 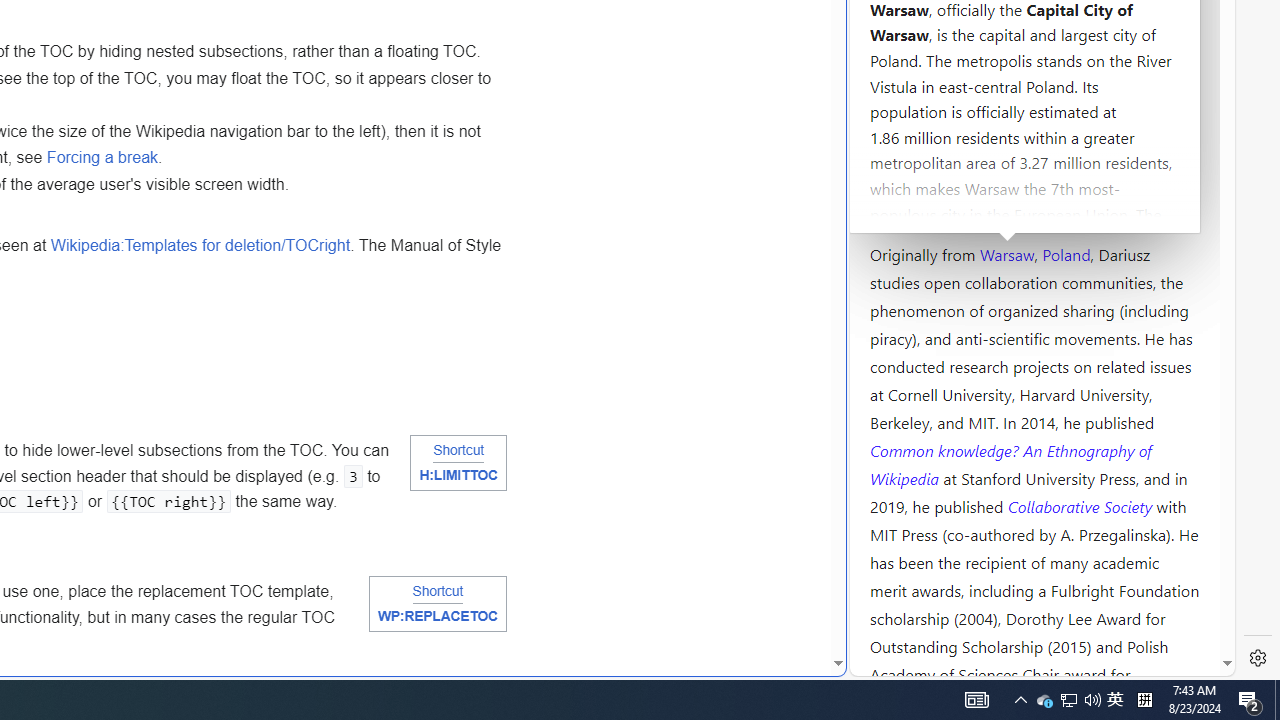 I want to click on 'Collaborative Society ', so click(x=1081, y=504).